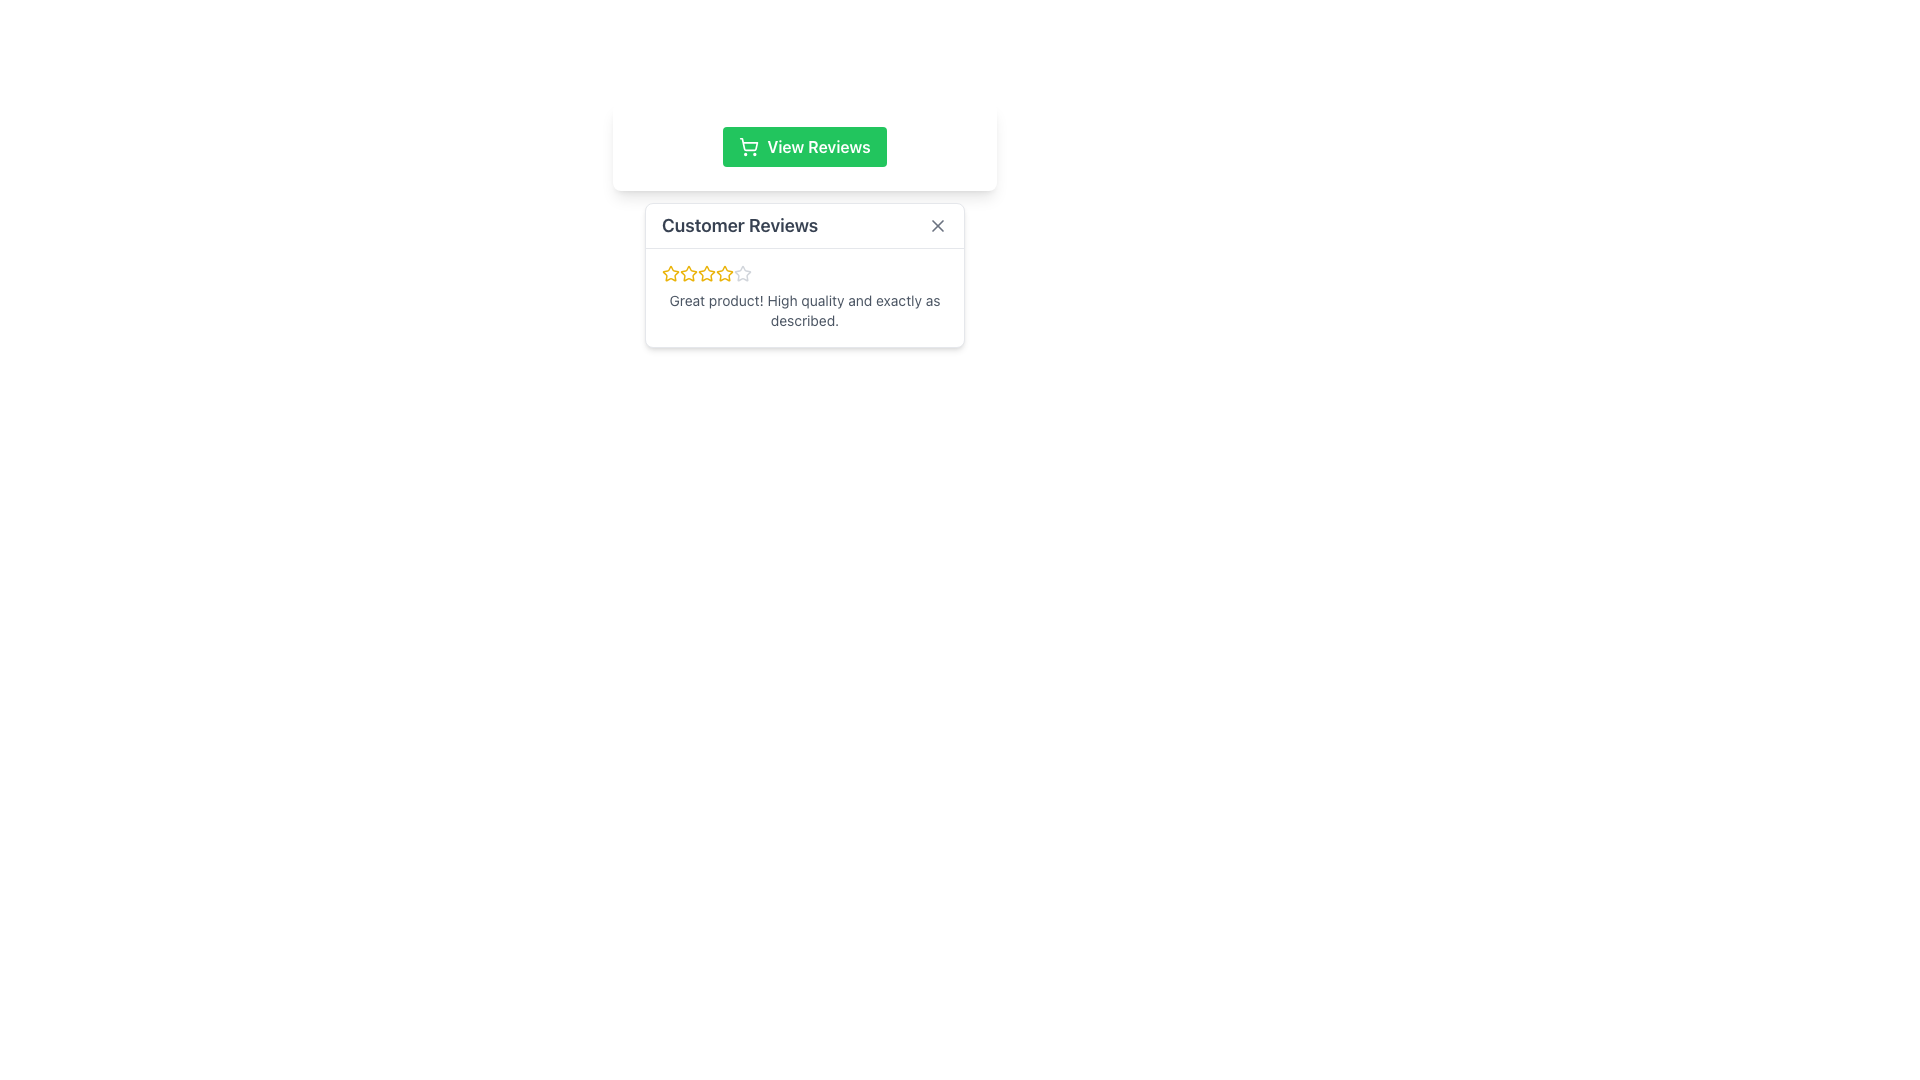  I want to click on the text within the button that navigates to the product or service reviews to observe its hover effects, so click(819, 145).